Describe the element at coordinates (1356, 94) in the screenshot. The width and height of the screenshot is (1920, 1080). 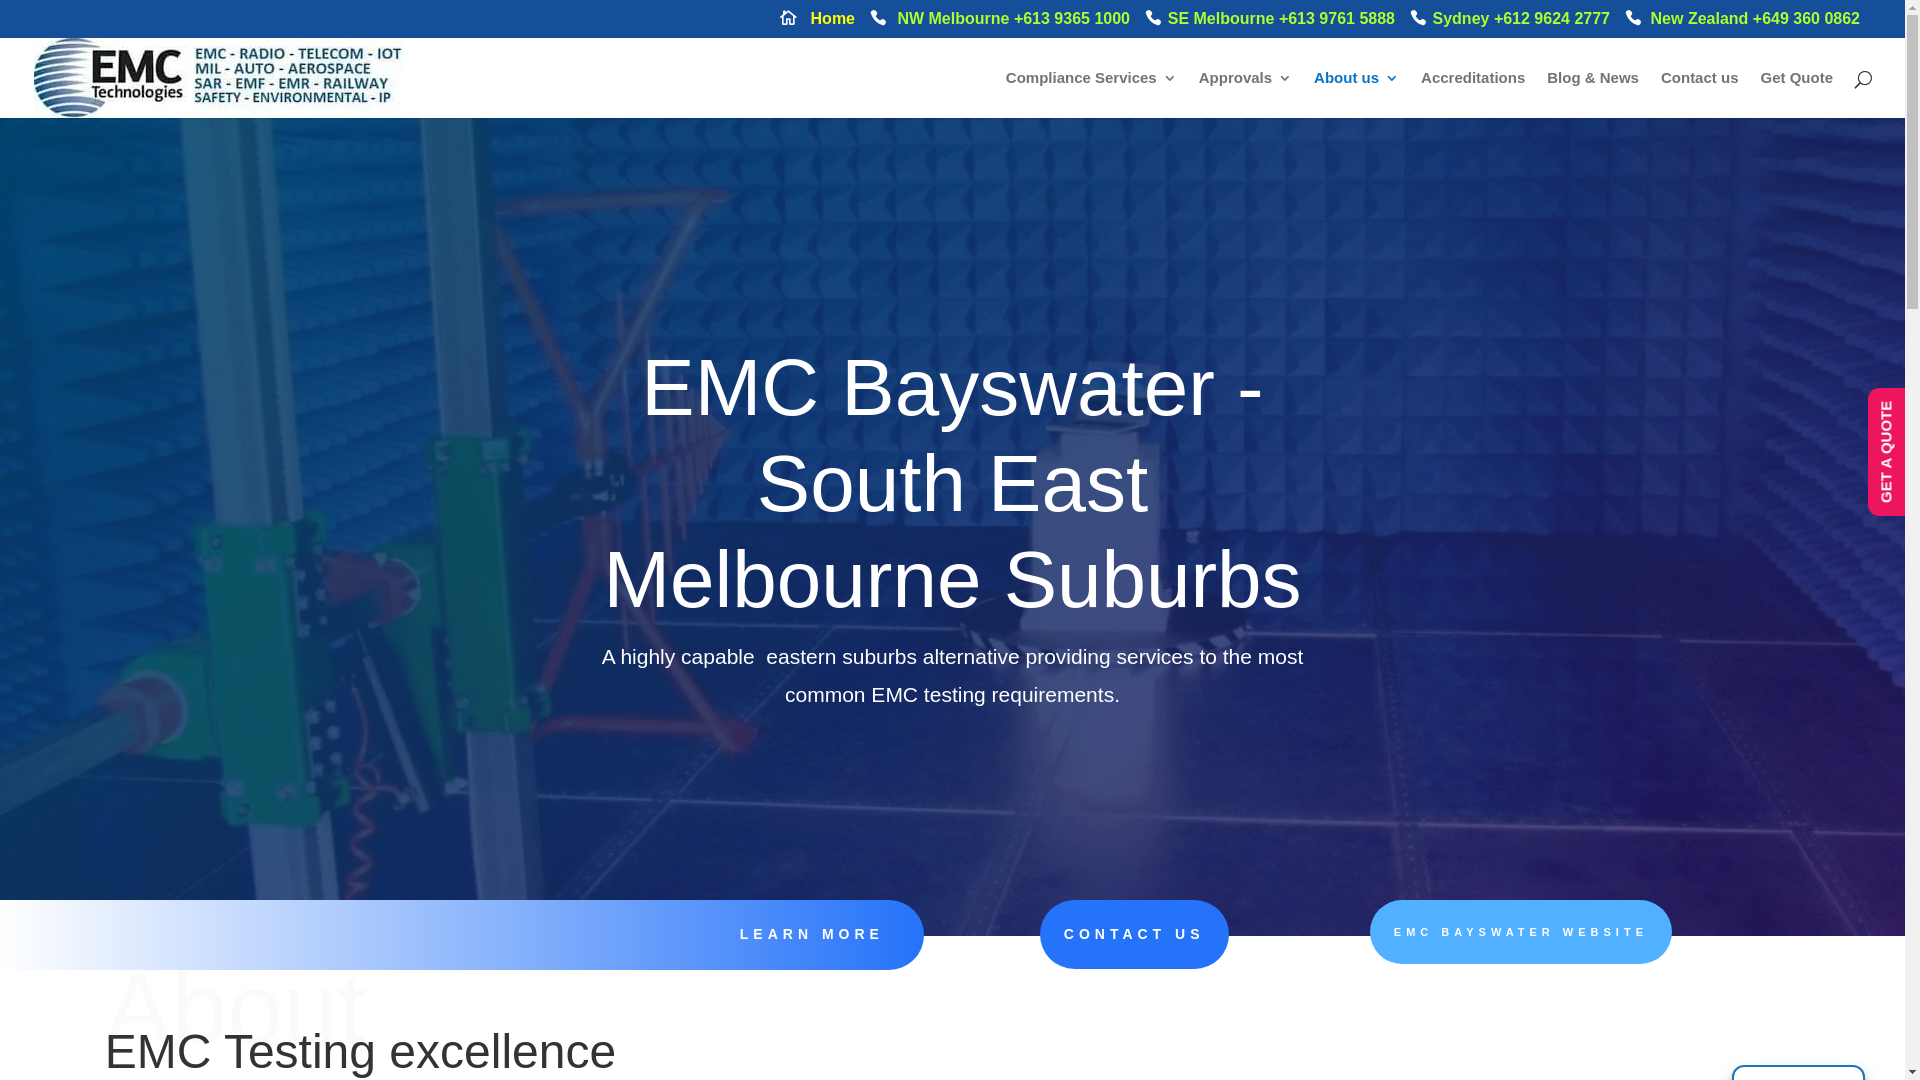
I see `'About us'` at that location.